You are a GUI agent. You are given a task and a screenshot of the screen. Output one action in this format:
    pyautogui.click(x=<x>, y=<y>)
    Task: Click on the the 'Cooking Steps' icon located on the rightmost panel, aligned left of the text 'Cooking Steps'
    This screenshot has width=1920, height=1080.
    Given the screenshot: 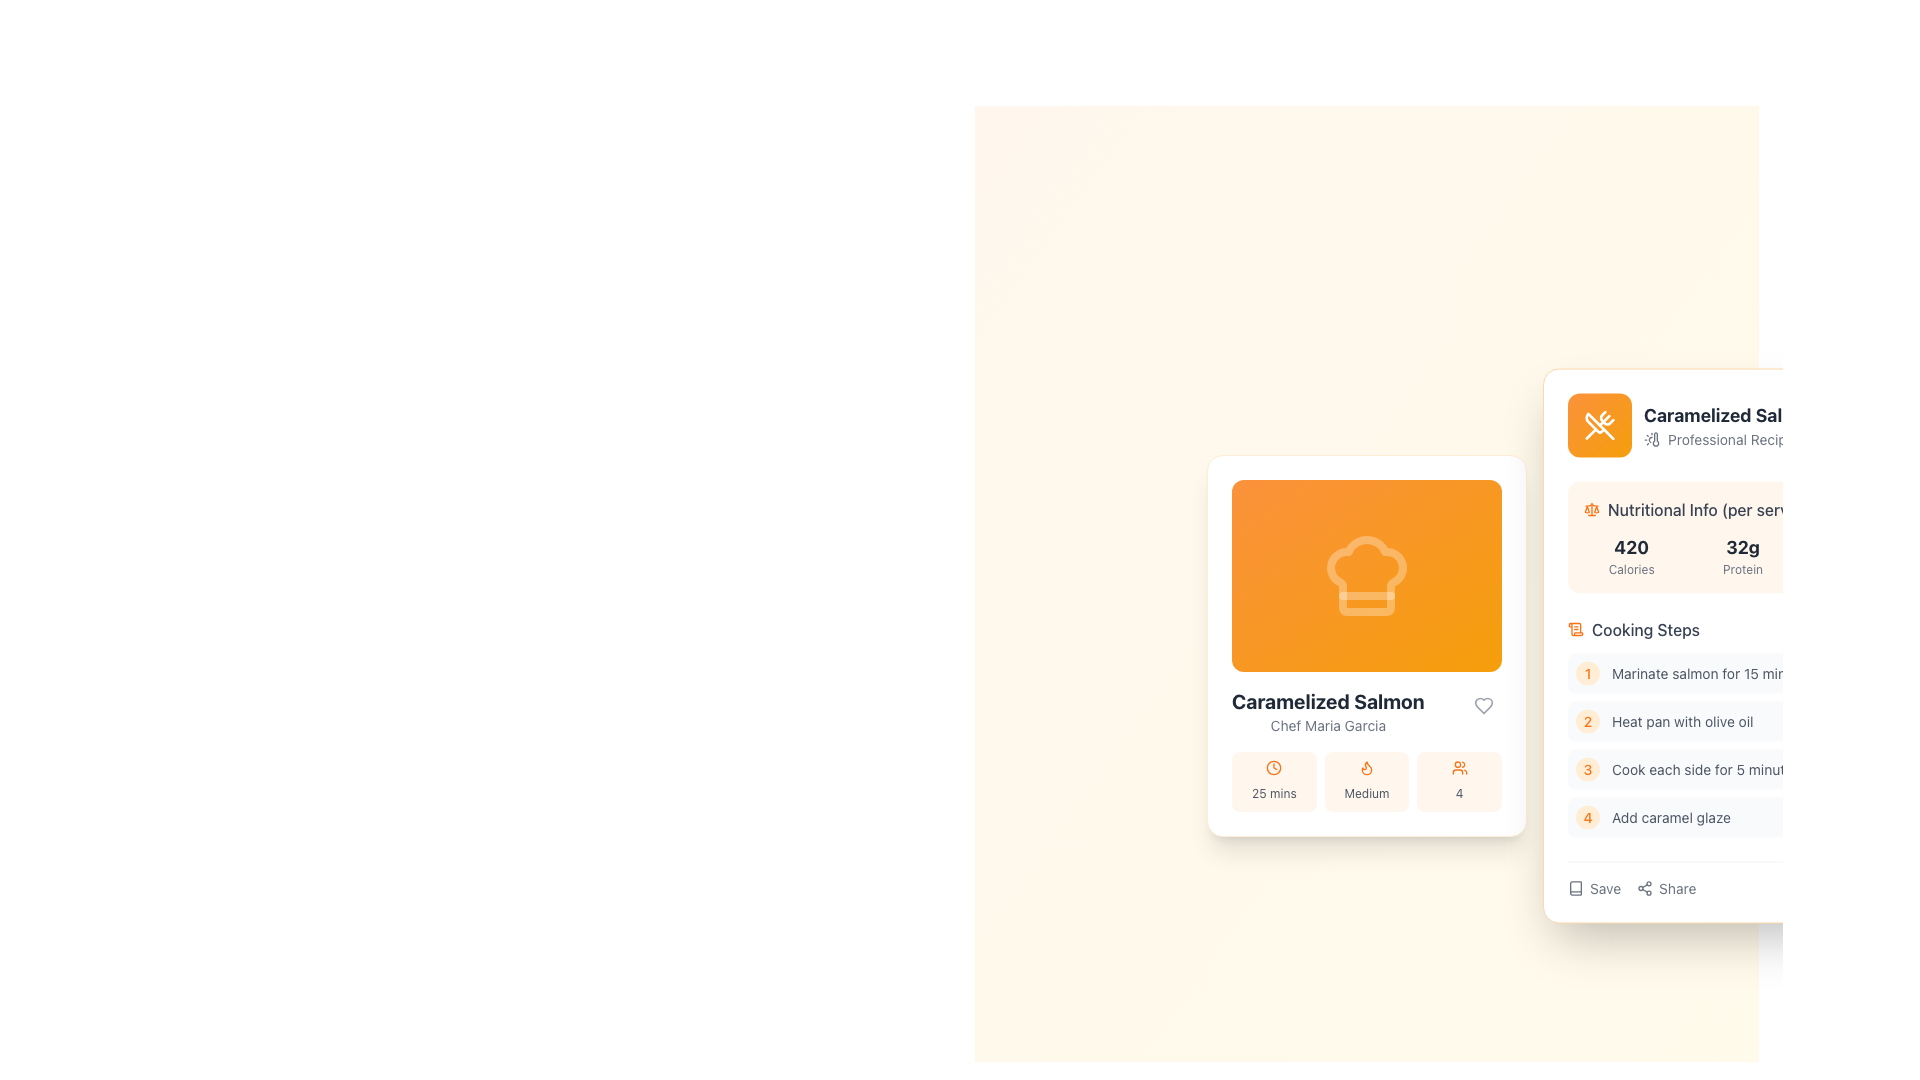 What is the action you would take?
    pyautogui.click(x=1574, y=627)
    